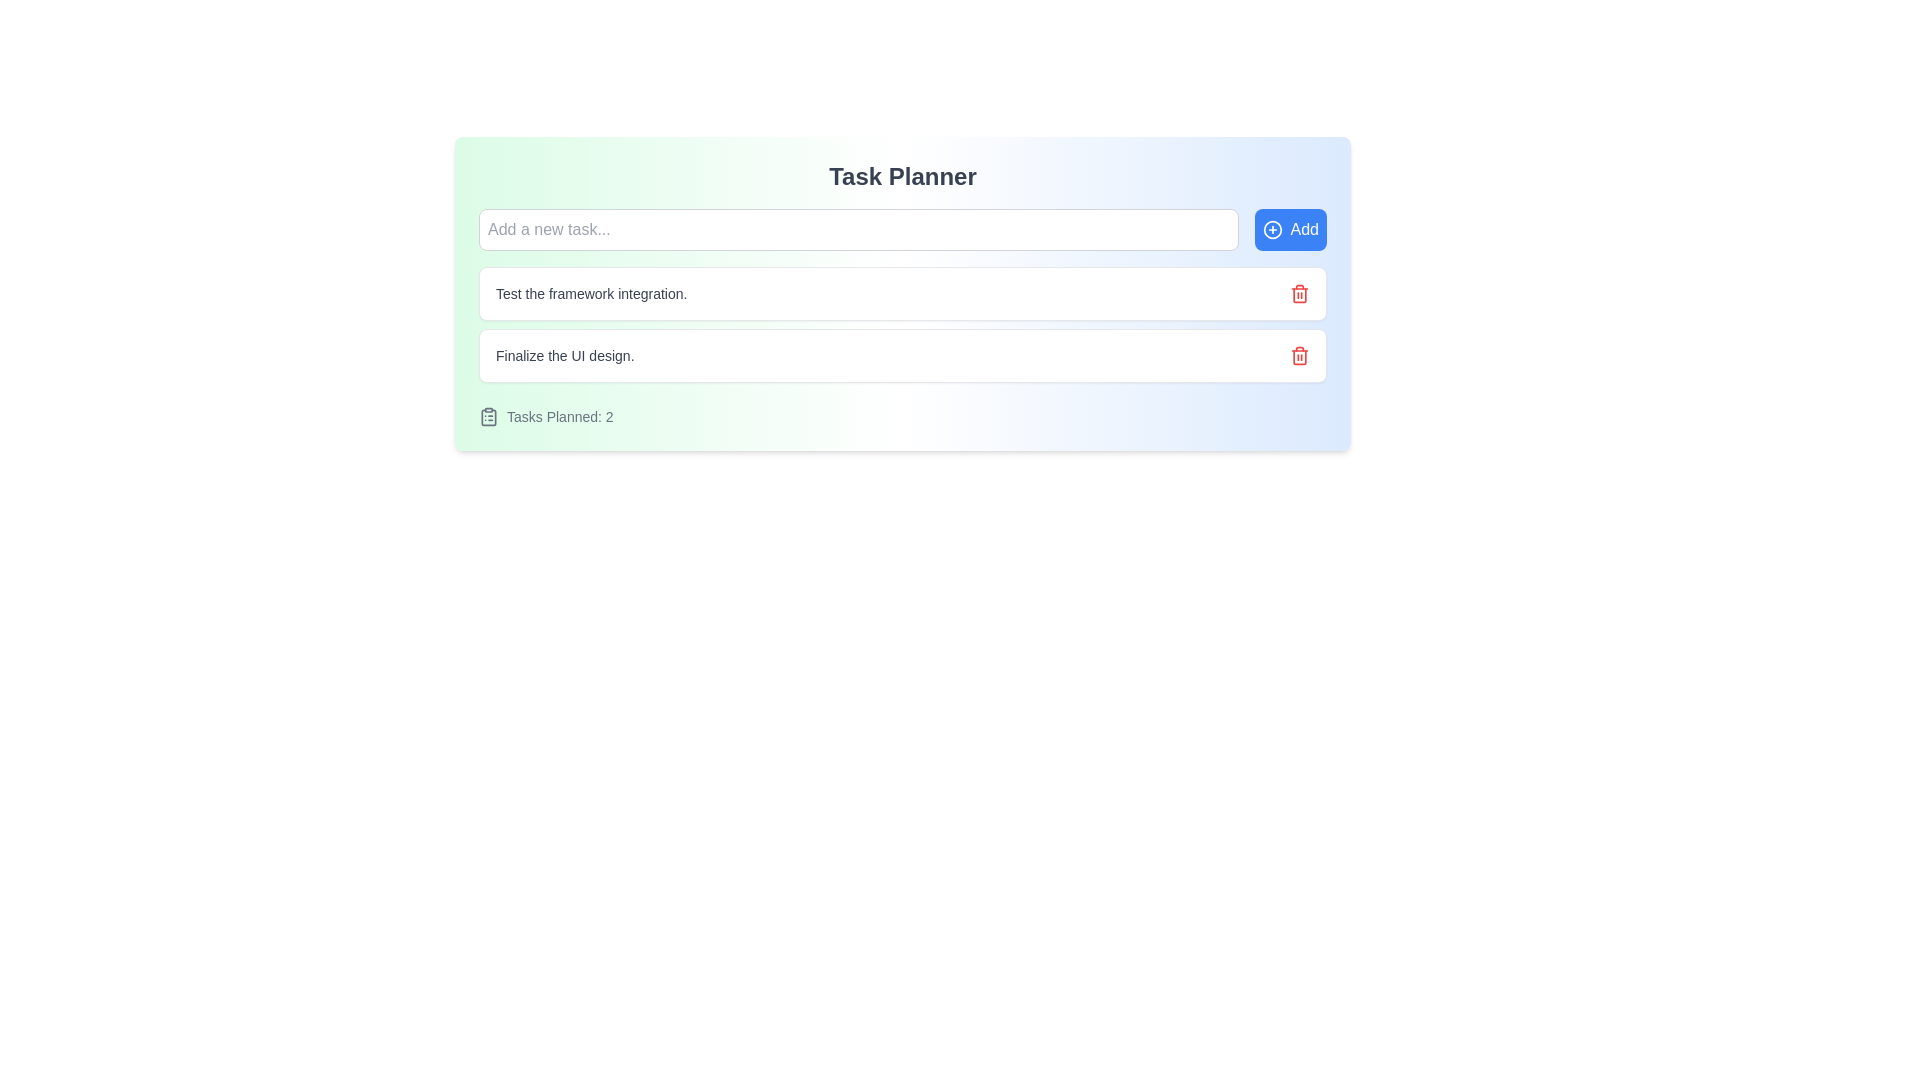 The height and width of the screenshot is (1080, 1920). Describe the element at coordinates (489, 415) in the screenshot. I see `the decorative icon located at the start of the section in the bottom-left corner of the 'Task Planner' card, which visually represents the concept of task lists or planning, preceding the text 'Tasks Planned: 2'` at that location.